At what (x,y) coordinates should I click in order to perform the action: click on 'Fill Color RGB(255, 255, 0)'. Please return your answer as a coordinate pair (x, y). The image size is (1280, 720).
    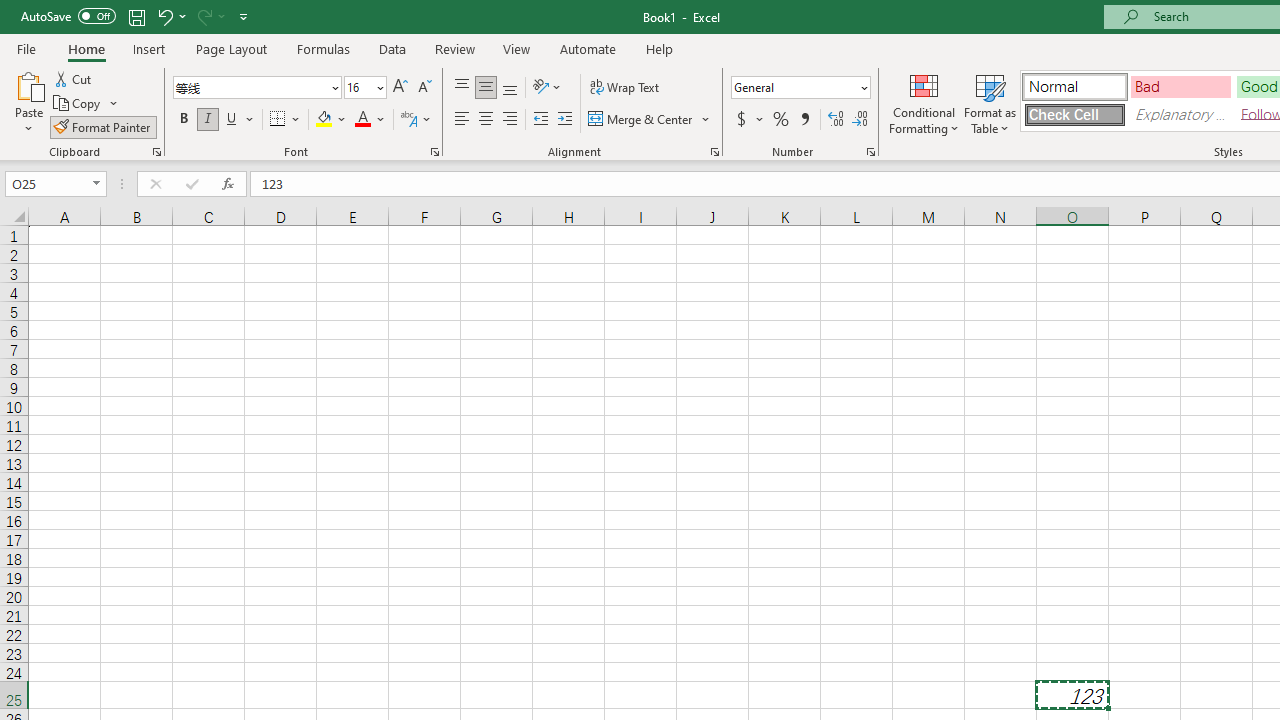
    Looking at the image, I should click on (324, 119).